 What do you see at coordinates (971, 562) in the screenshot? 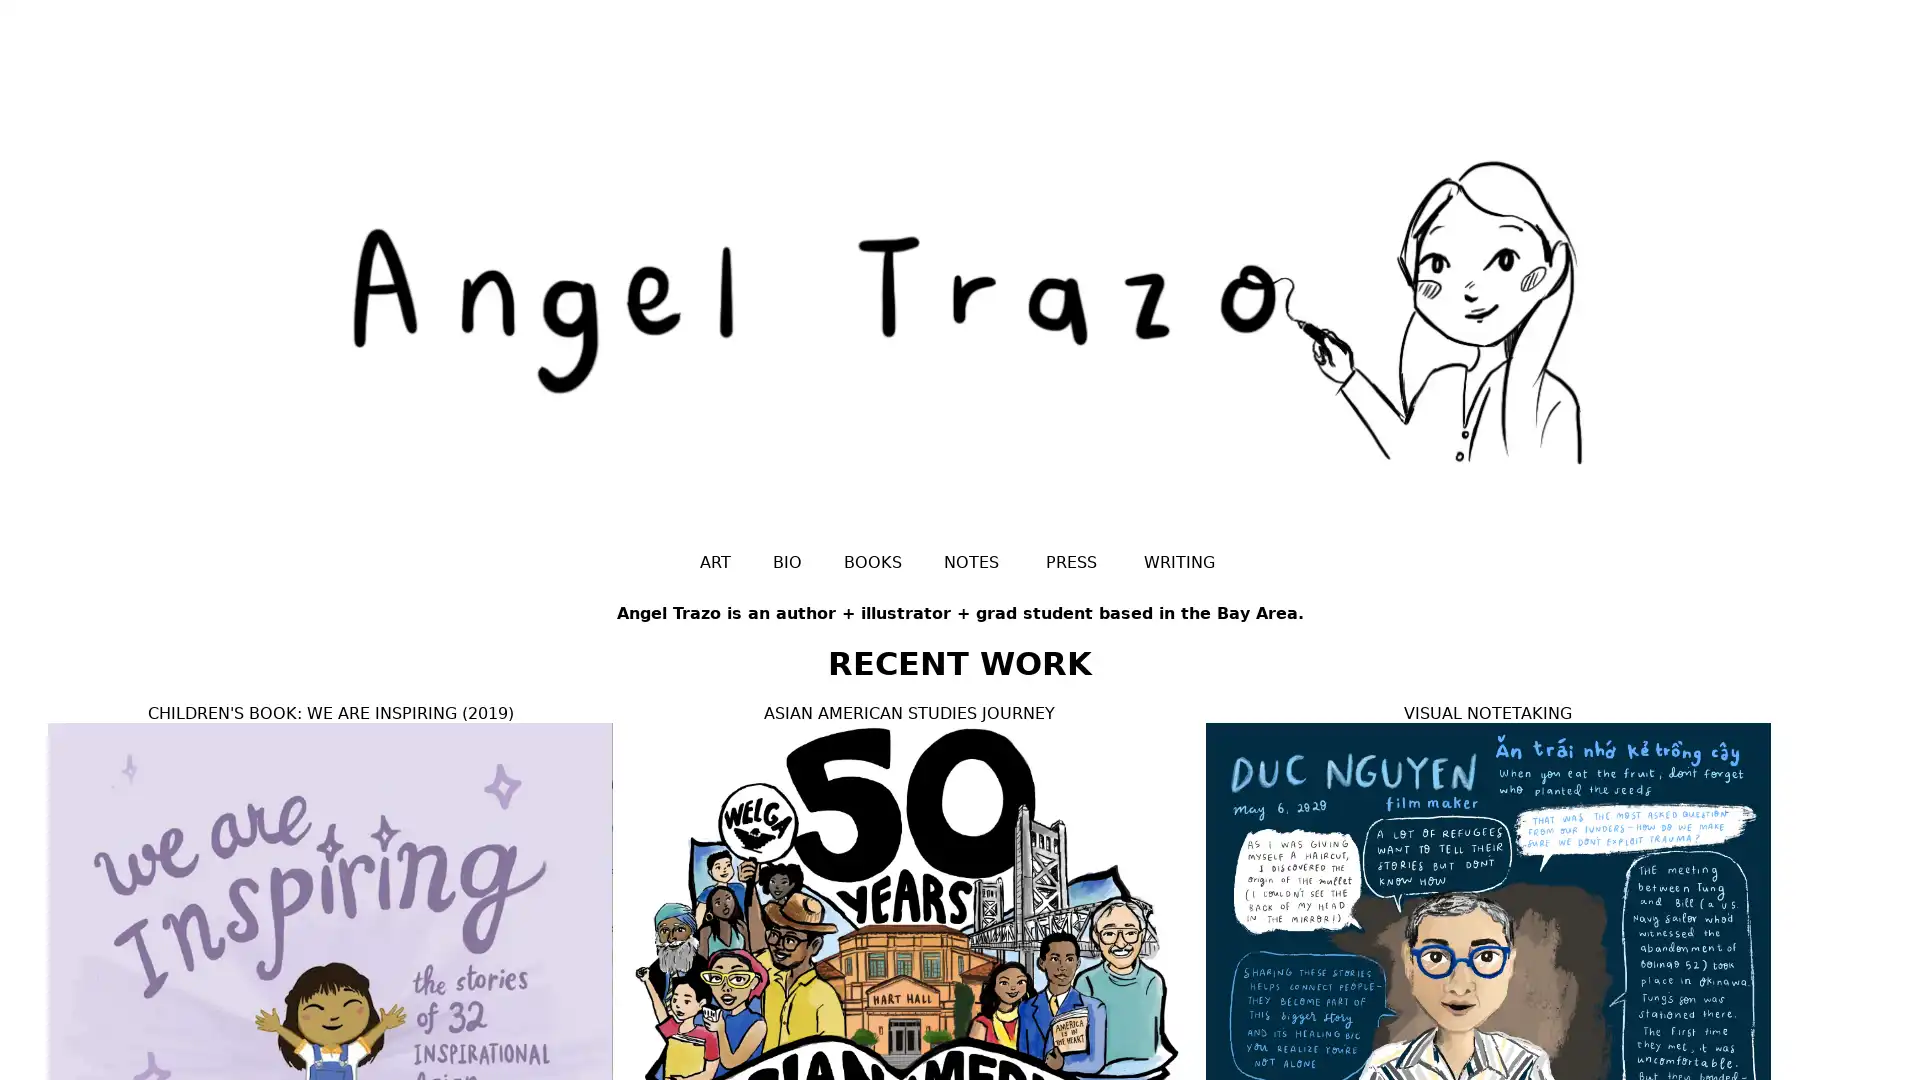
I see `NOTES` at bounding box center [971, 562].